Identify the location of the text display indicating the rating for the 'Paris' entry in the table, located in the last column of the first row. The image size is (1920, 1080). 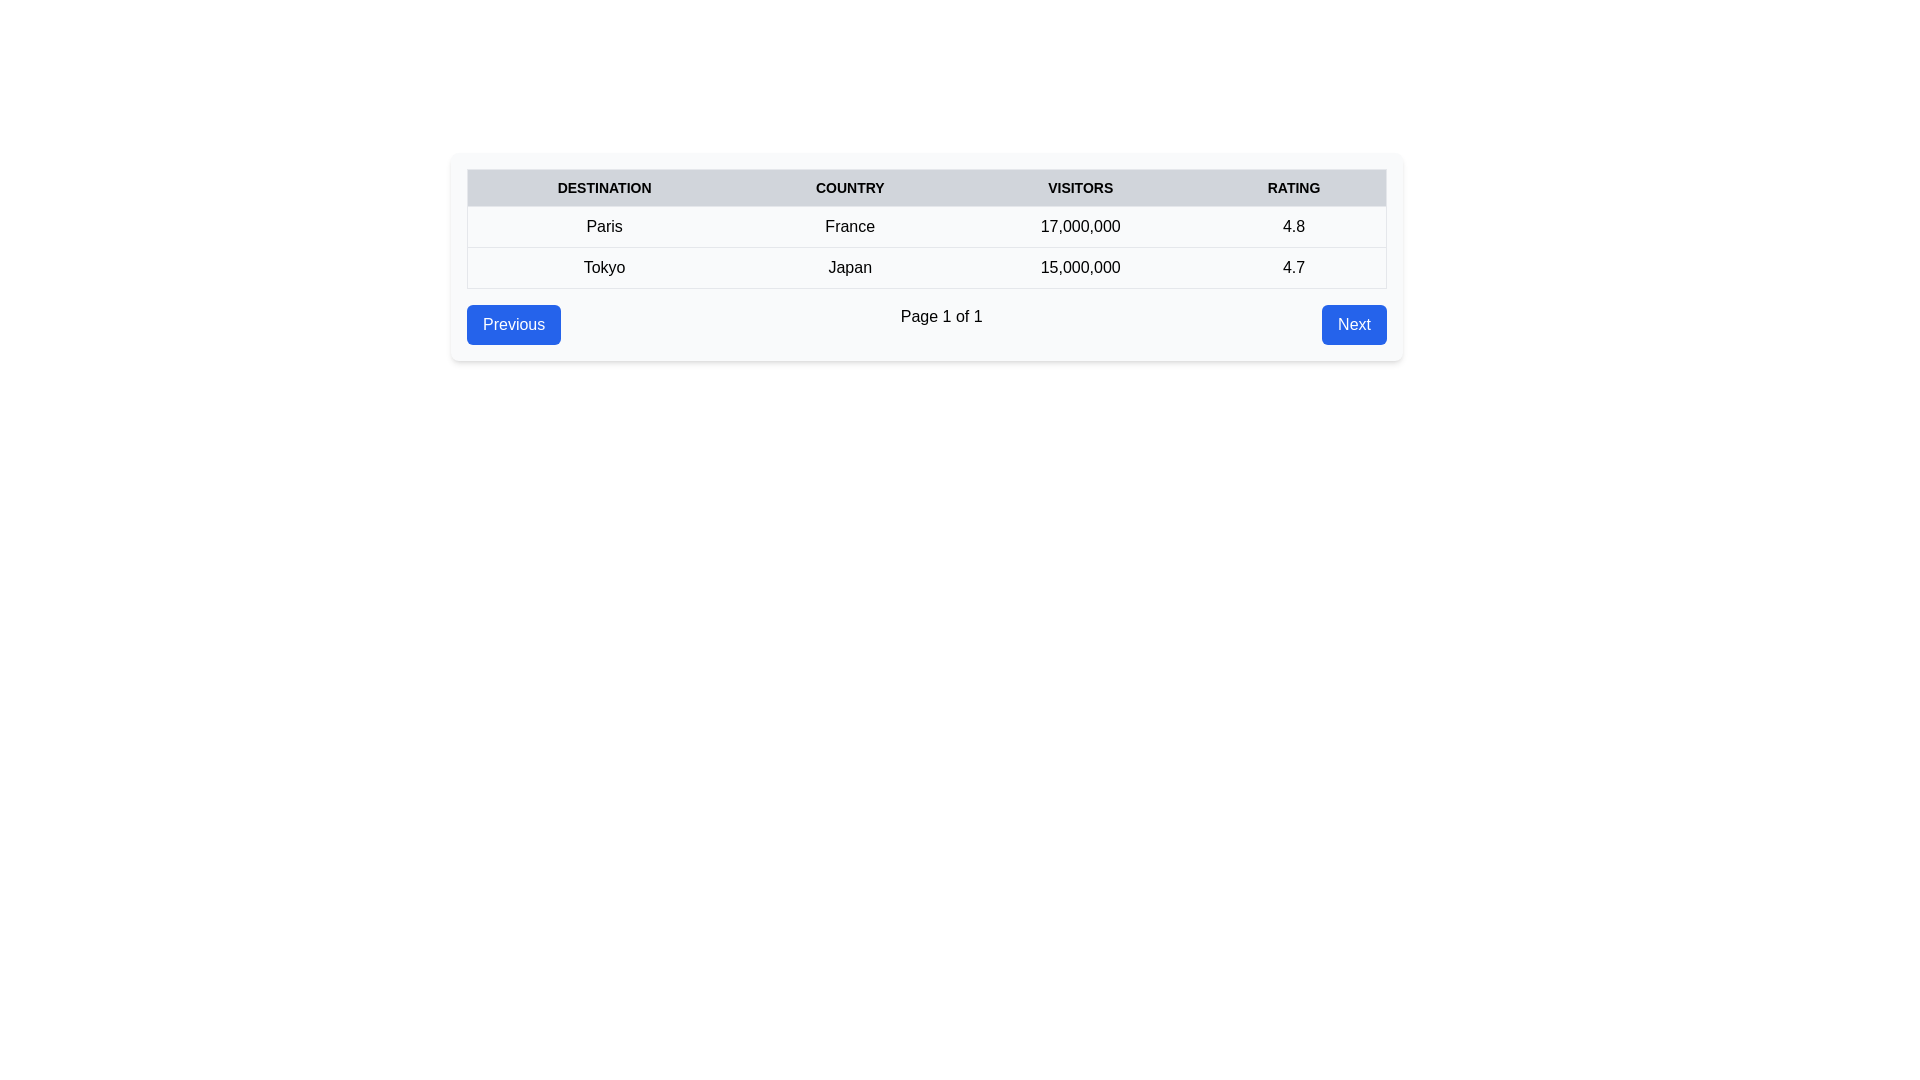
(1294, 226).